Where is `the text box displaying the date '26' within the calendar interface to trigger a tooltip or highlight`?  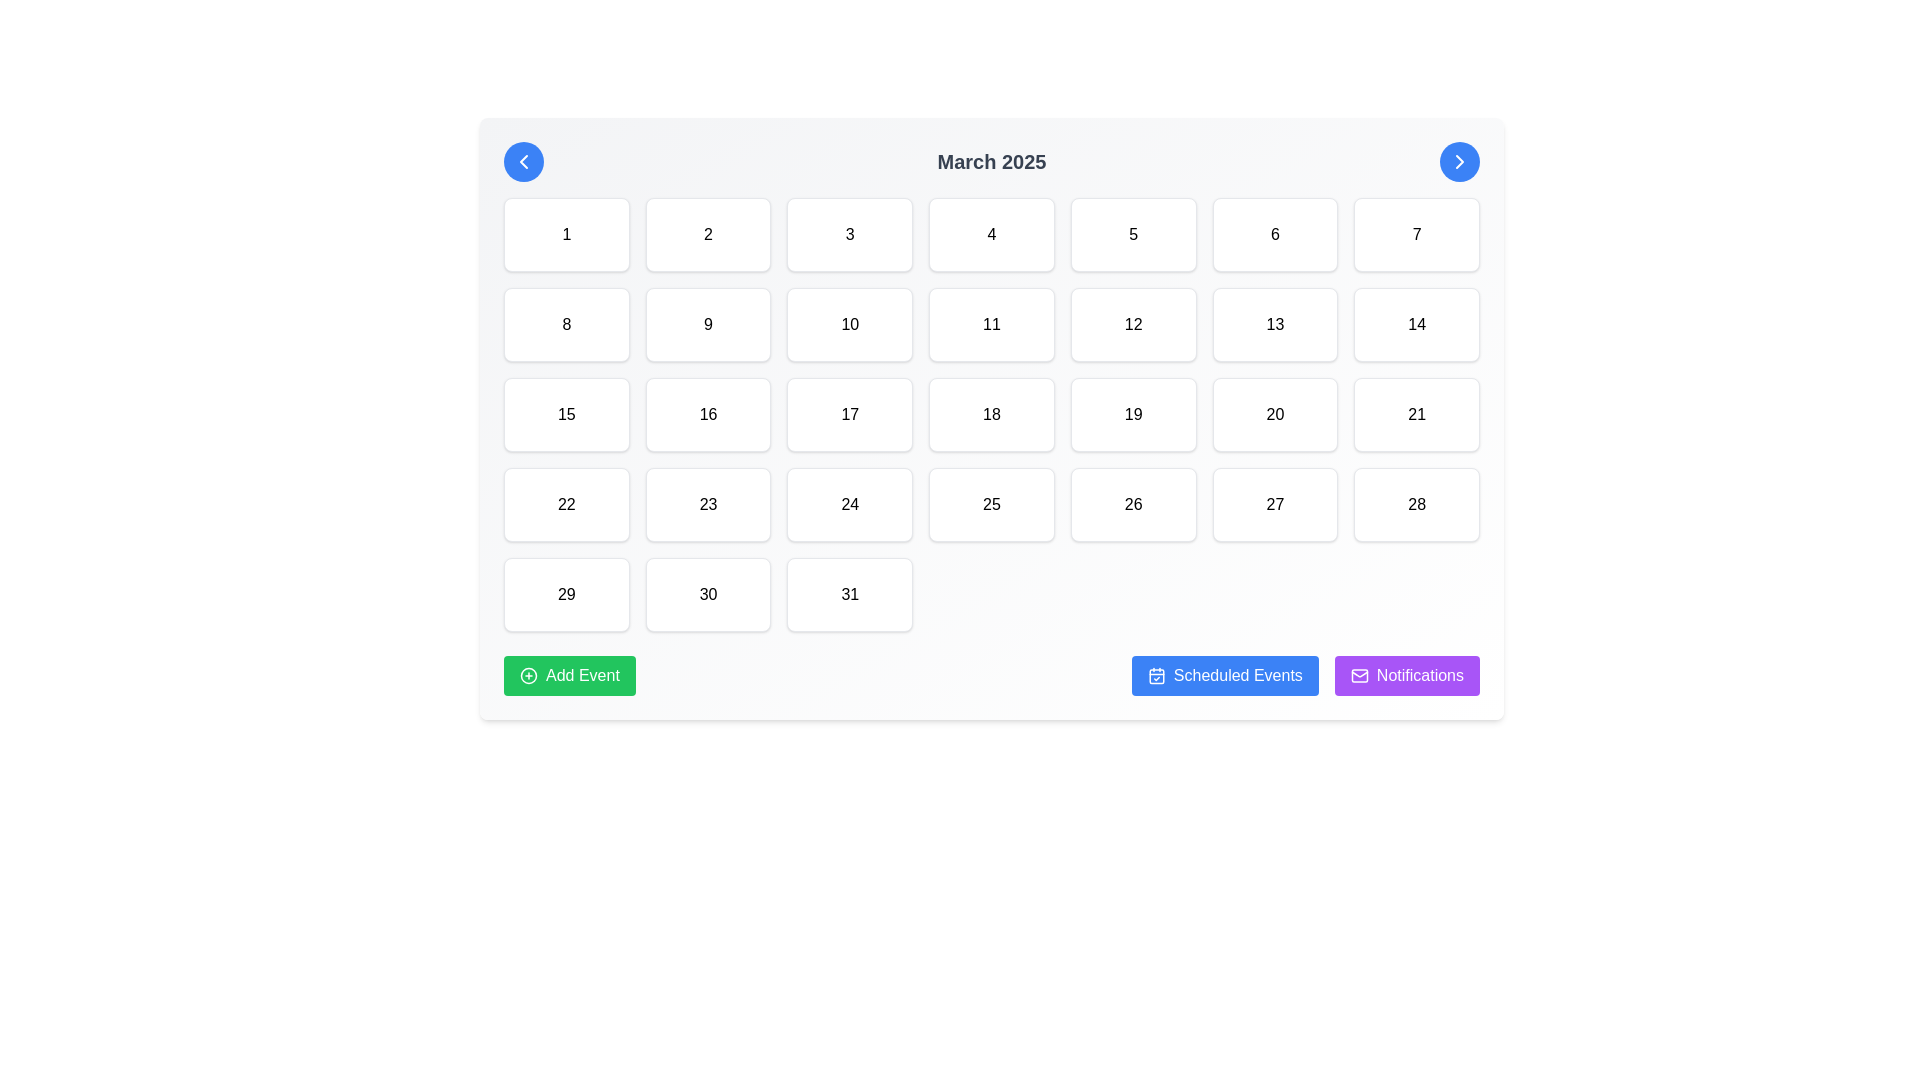 the text box displaying the date '26' within the calendar interface to trigger a tooltip or highlight is located at coordinates (1133, 504).